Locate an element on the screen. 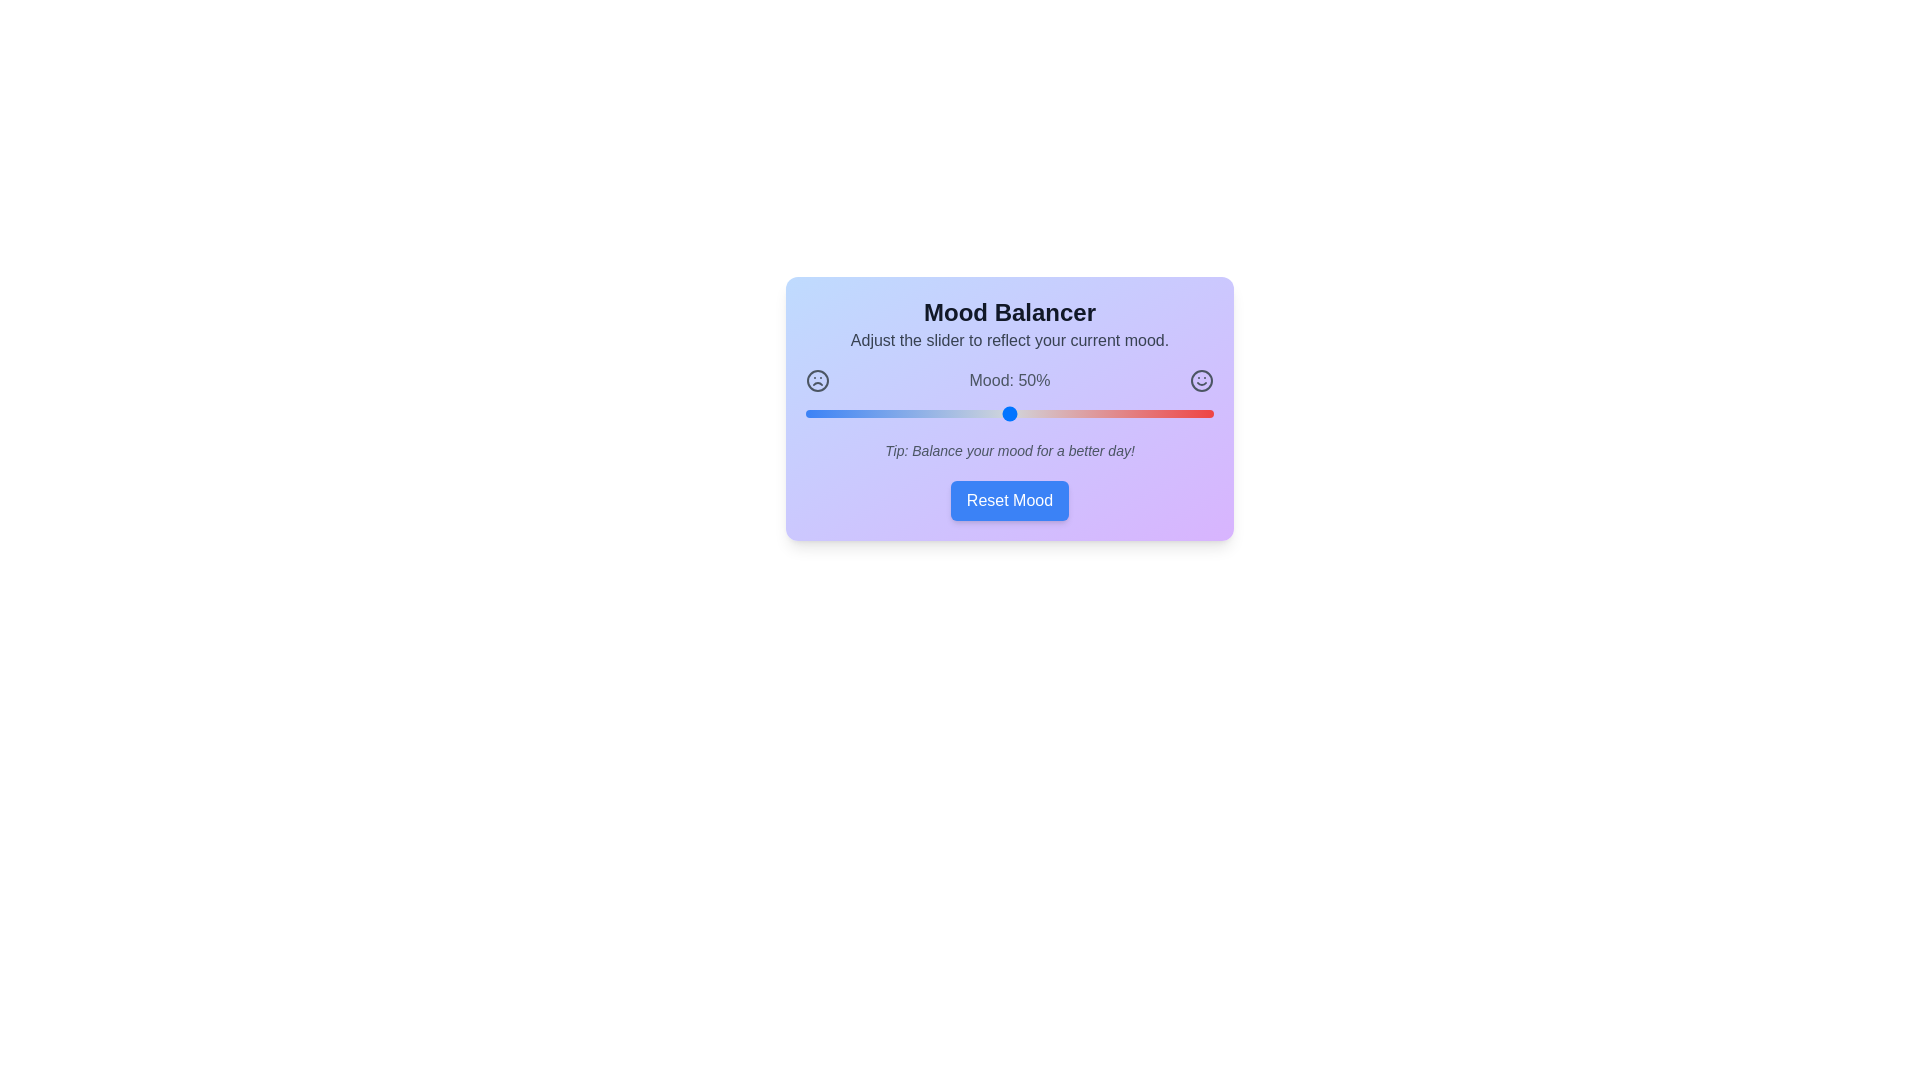 Image resolution: width=1920 pixels, height=1080 pixels. the mood slider to 50% is located at coordinates (1009, 412).